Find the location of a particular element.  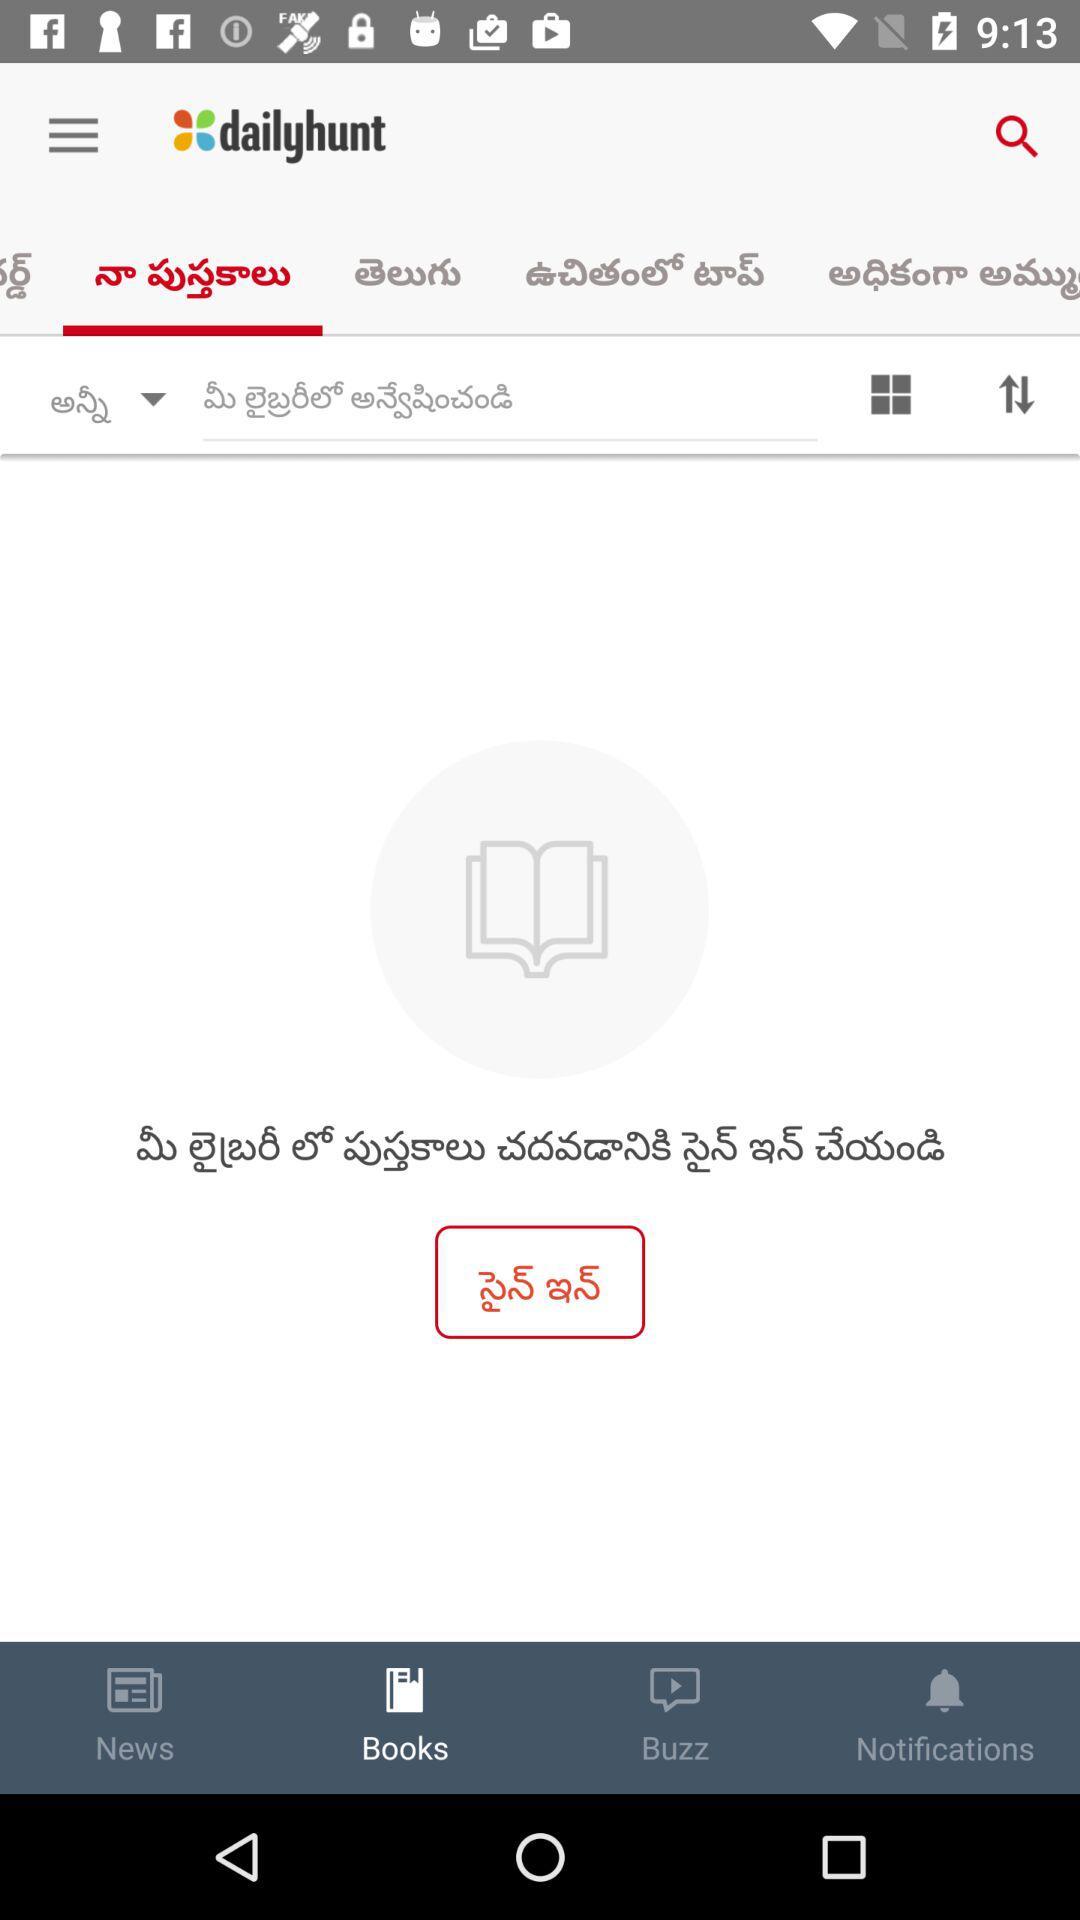

search is located at coordinates (509, 399).